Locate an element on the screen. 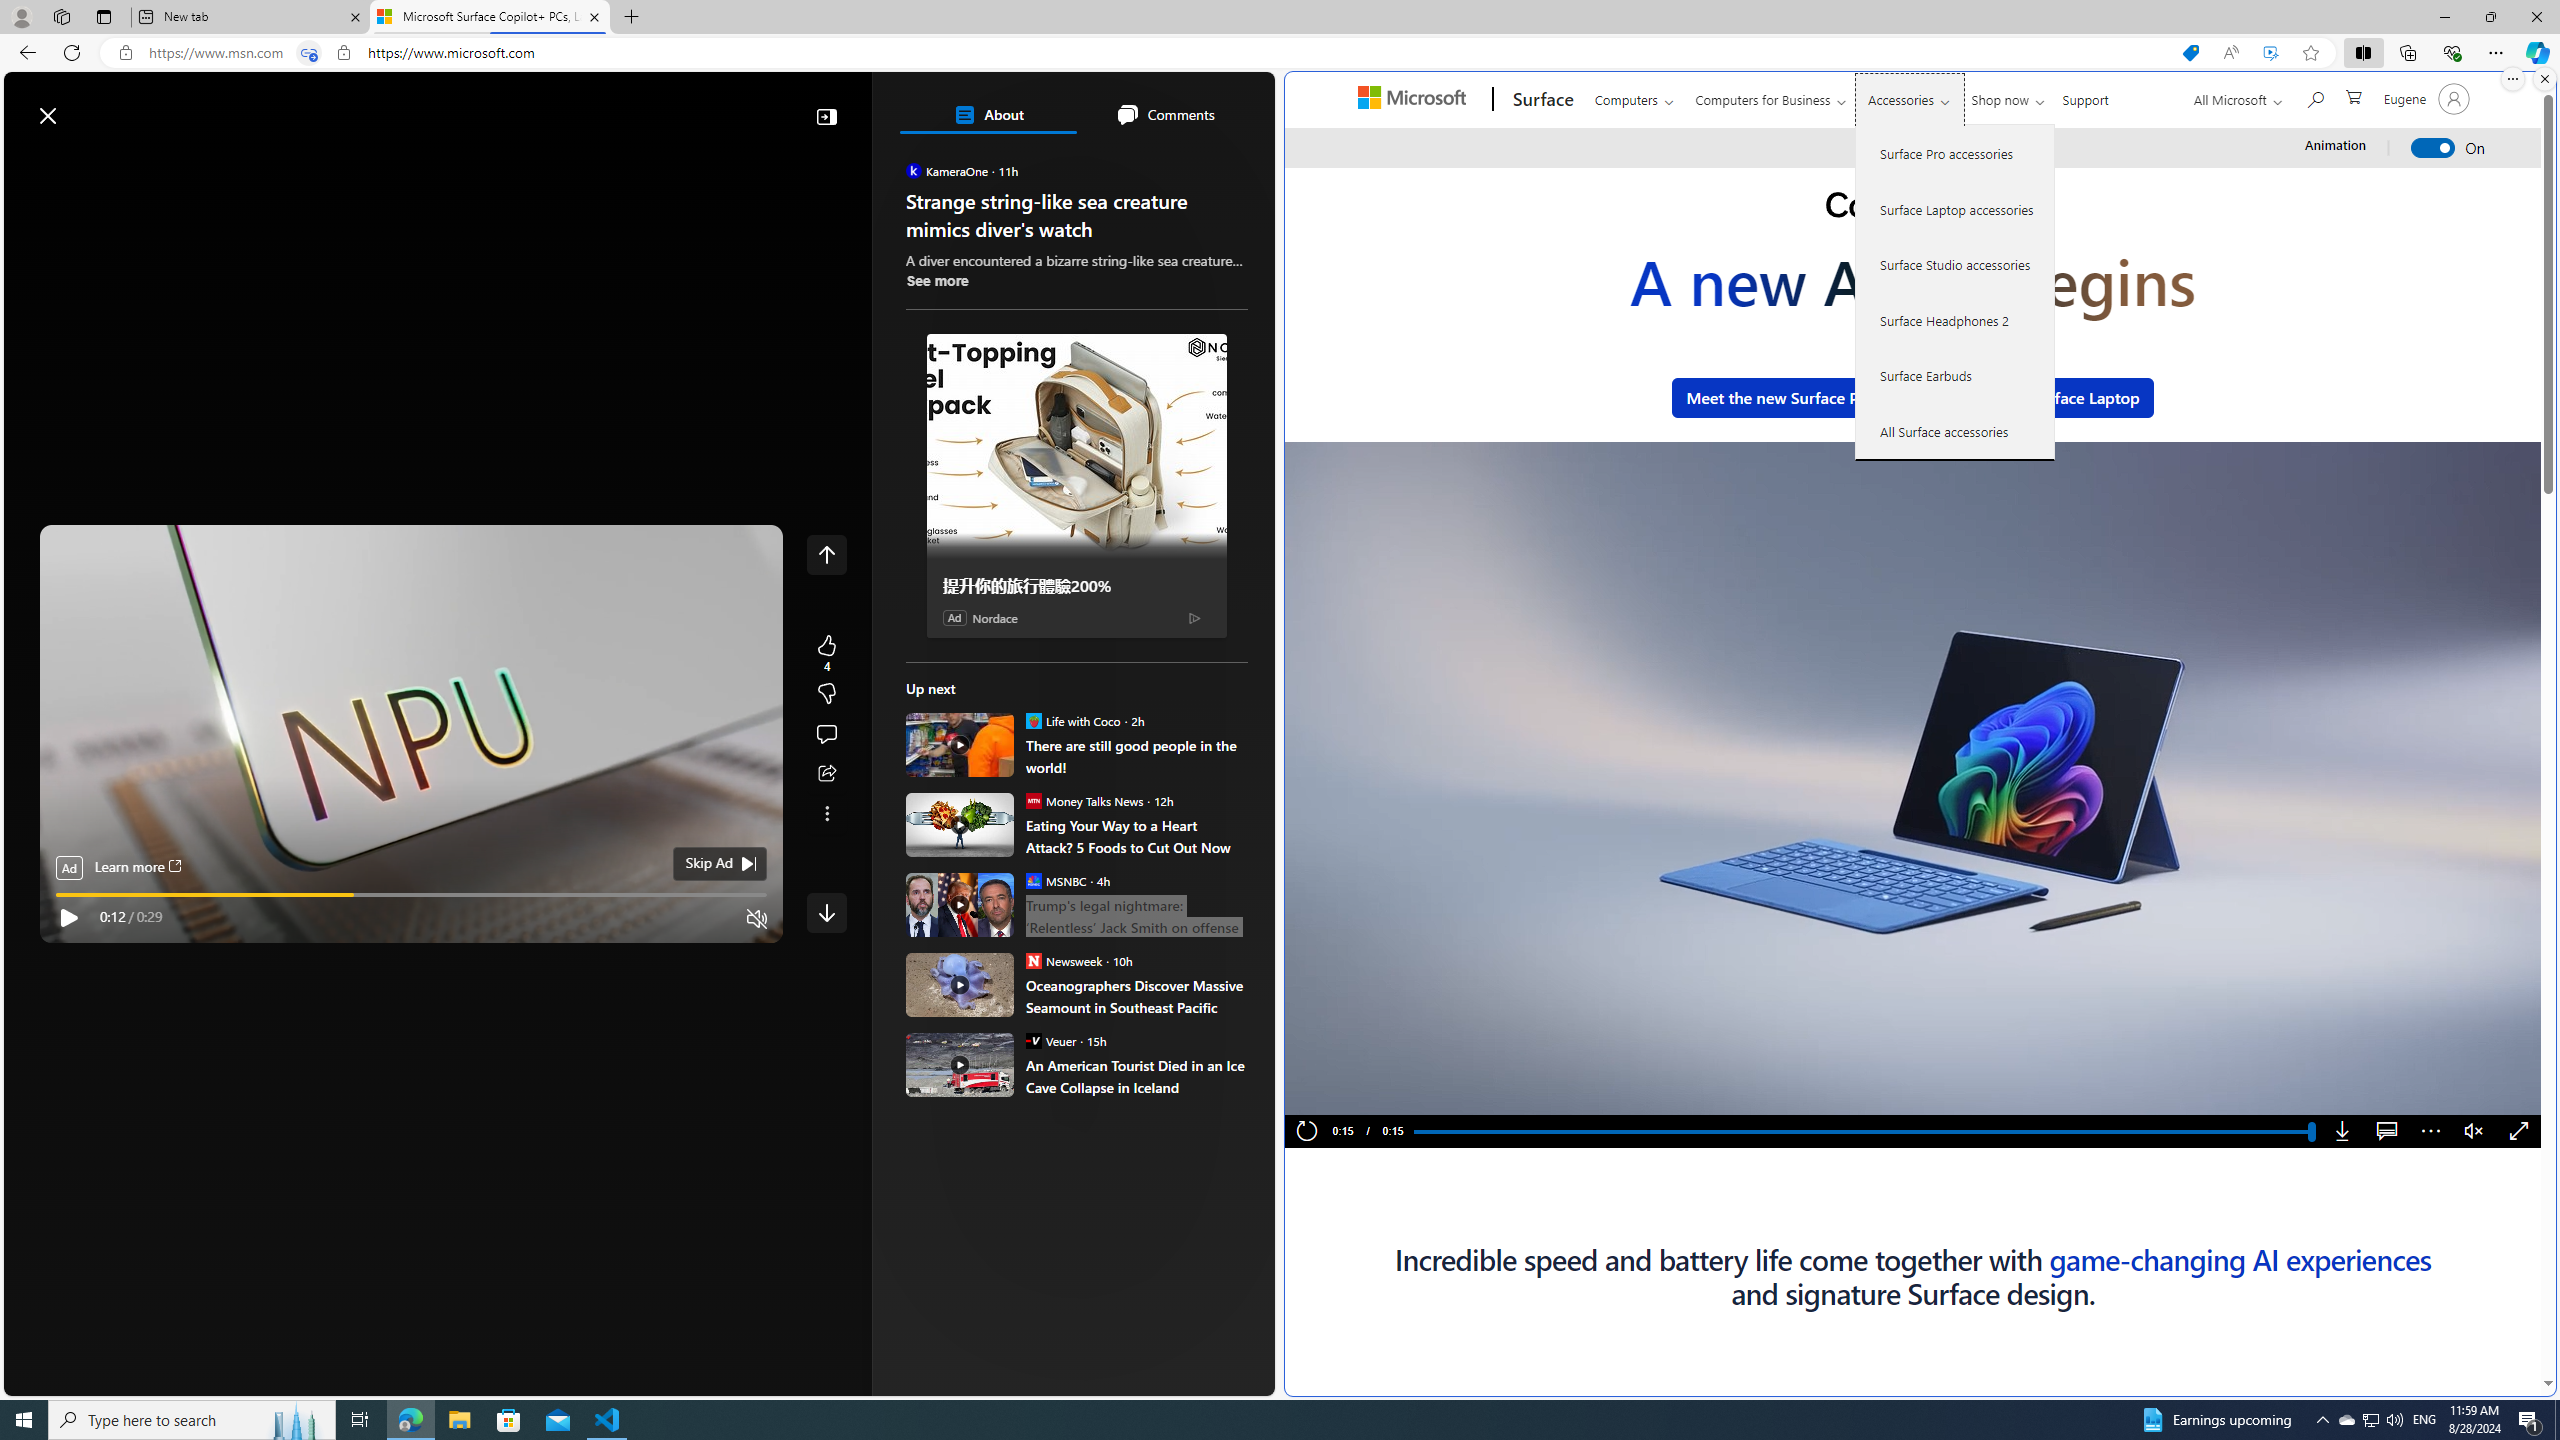 The width and height of the screenshot is (2560, 1440). 'Shopping in Microsoft Edge' is located at coordinates (2190, 53).